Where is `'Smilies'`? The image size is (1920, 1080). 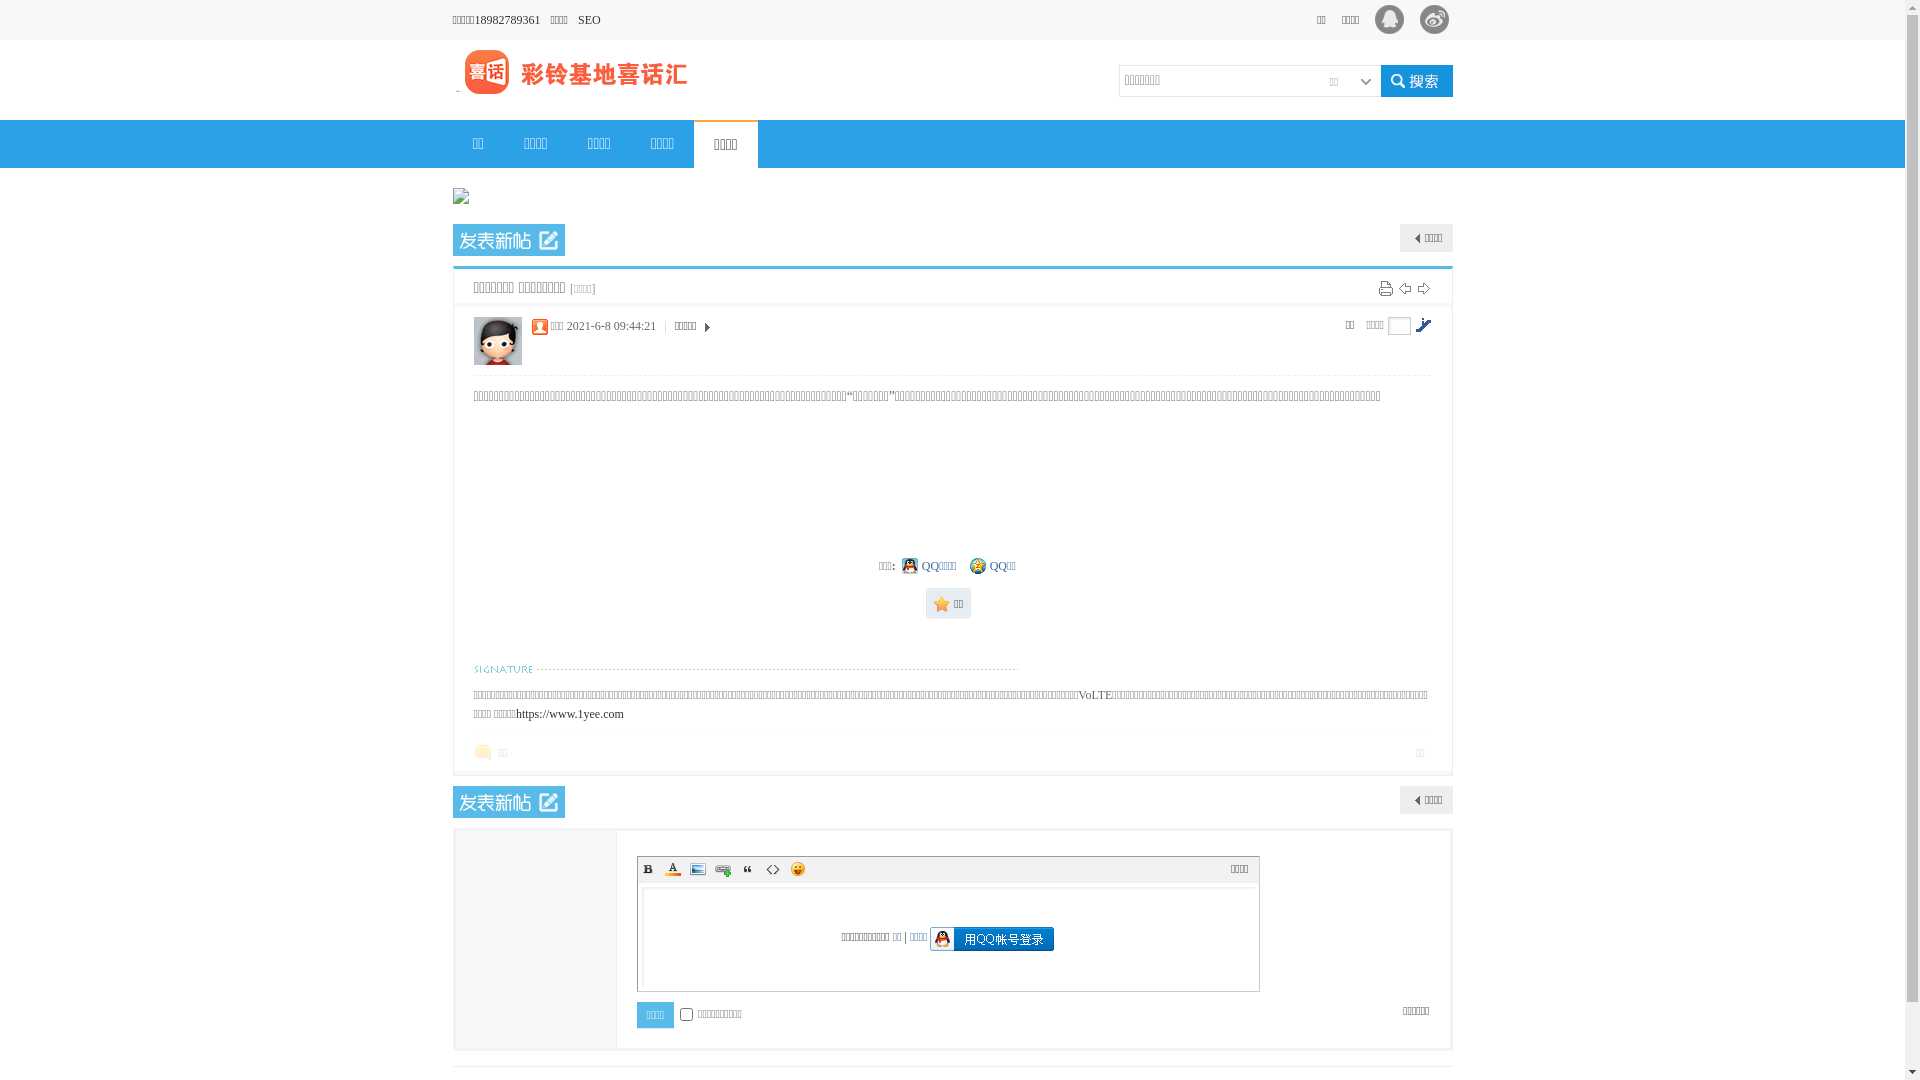
'Smilies' is located at coordinates (786, 867).